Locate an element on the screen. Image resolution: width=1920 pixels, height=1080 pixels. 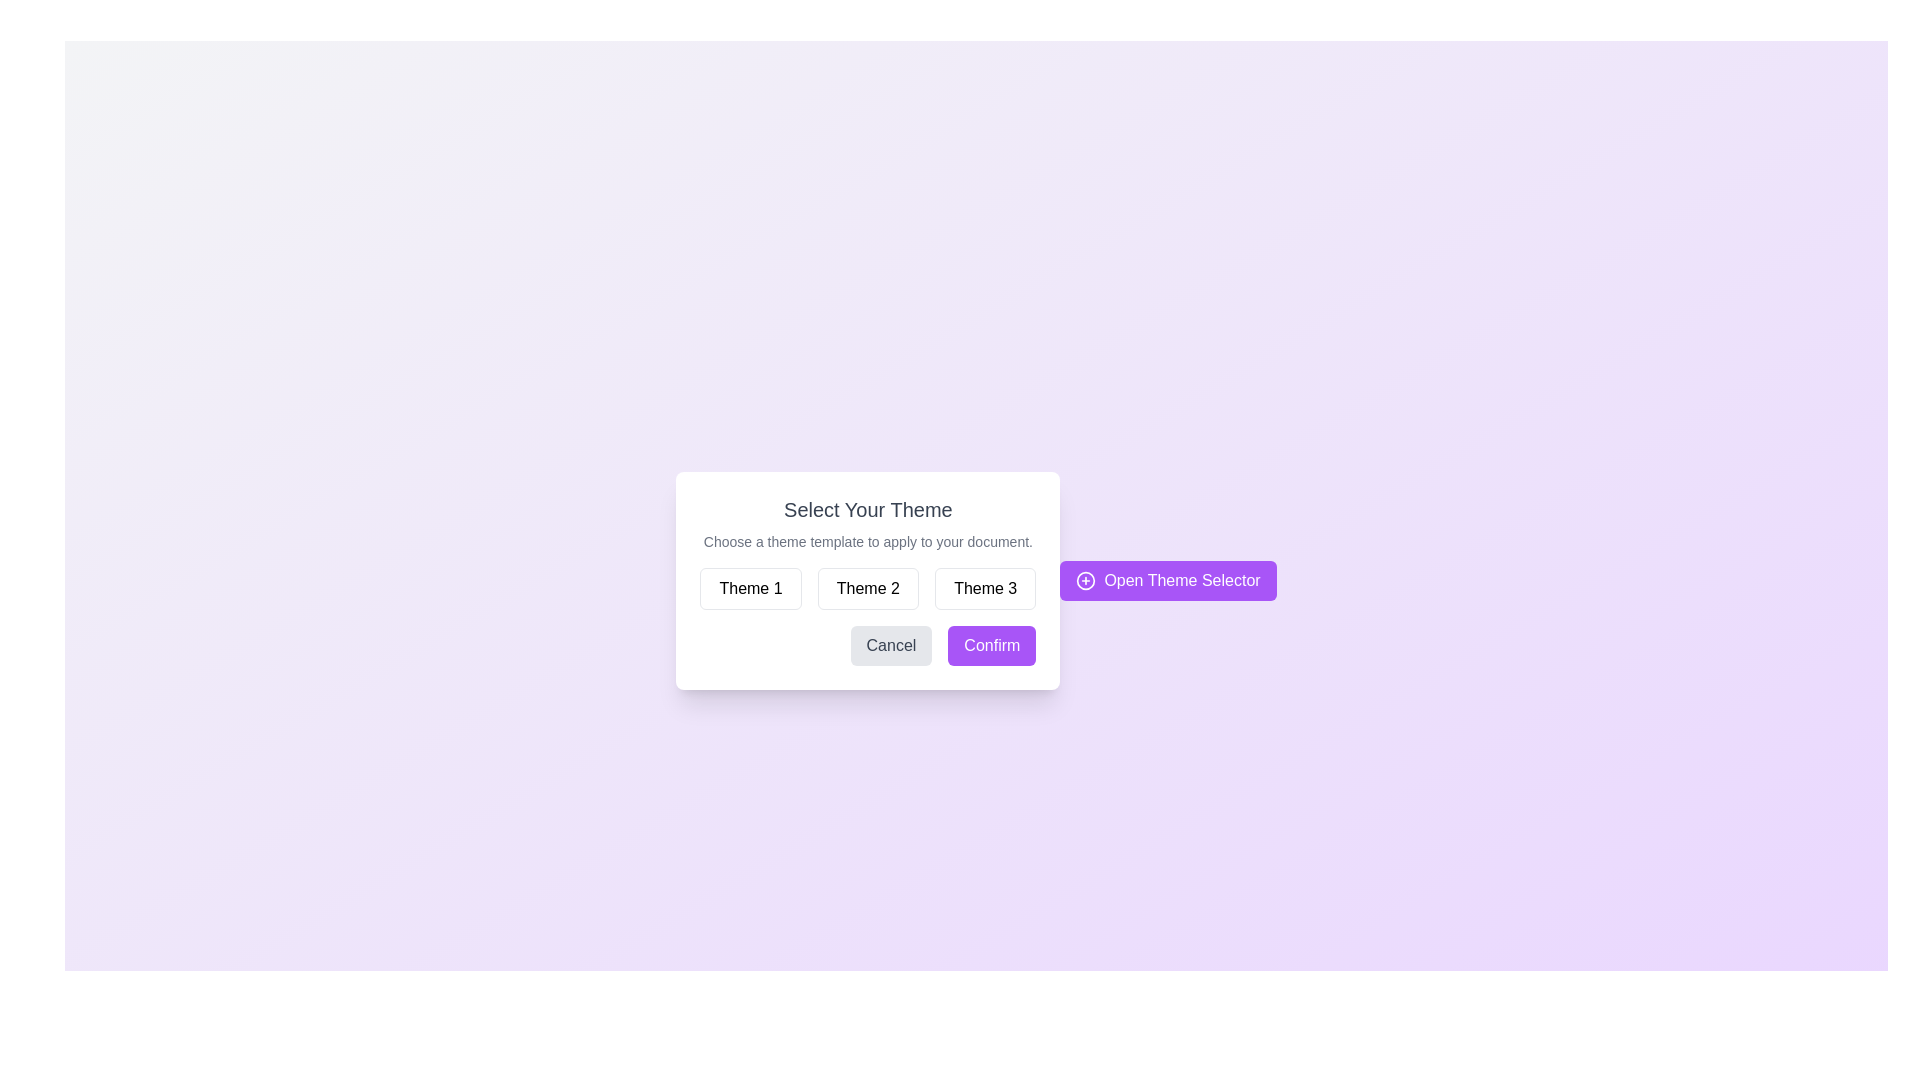
the confirmation button located at the bottom-right corner of the modal dialog is located at coordinates (992, 645).